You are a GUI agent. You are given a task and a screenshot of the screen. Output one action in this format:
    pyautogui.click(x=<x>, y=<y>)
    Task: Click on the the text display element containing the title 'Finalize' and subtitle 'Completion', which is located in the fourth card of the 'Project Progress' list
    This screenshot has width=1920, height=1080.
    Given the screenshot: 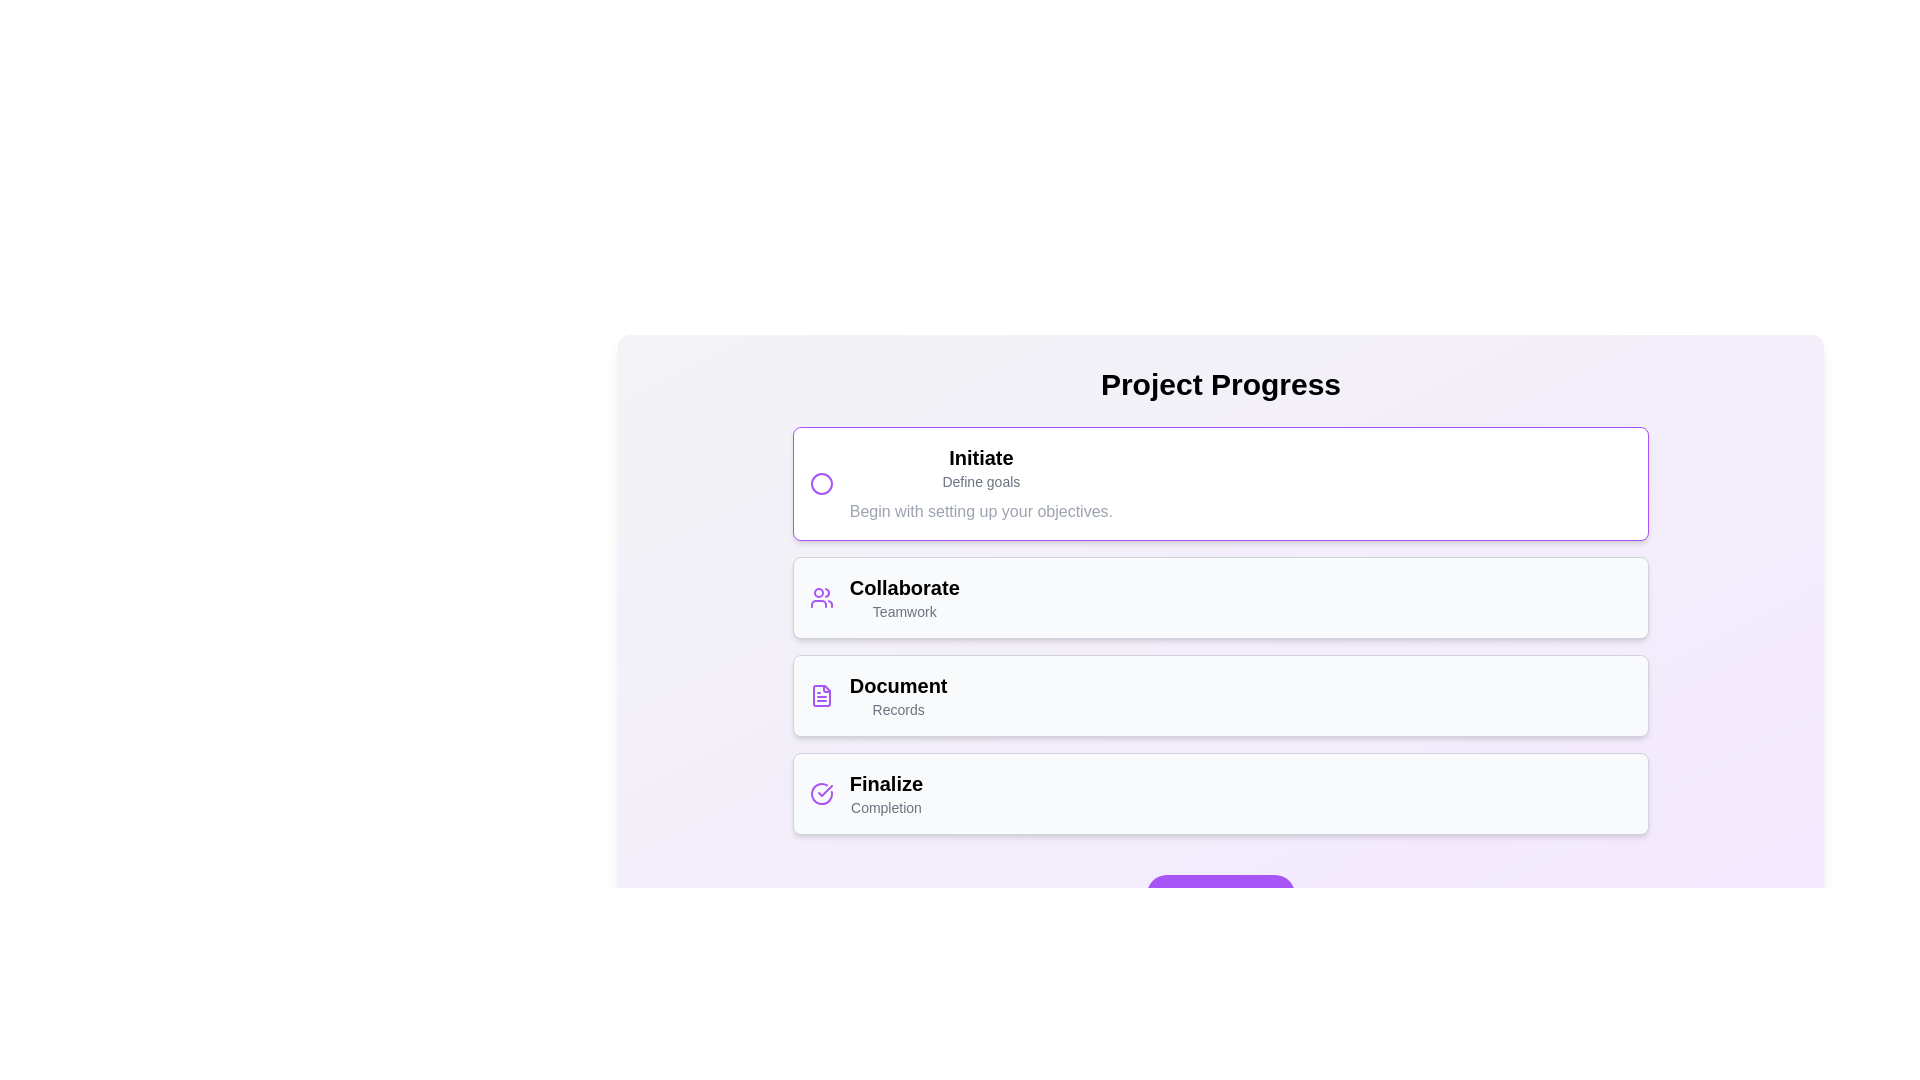 What is the action you would take?
    pyautogui.click(x=885, y=793)
    